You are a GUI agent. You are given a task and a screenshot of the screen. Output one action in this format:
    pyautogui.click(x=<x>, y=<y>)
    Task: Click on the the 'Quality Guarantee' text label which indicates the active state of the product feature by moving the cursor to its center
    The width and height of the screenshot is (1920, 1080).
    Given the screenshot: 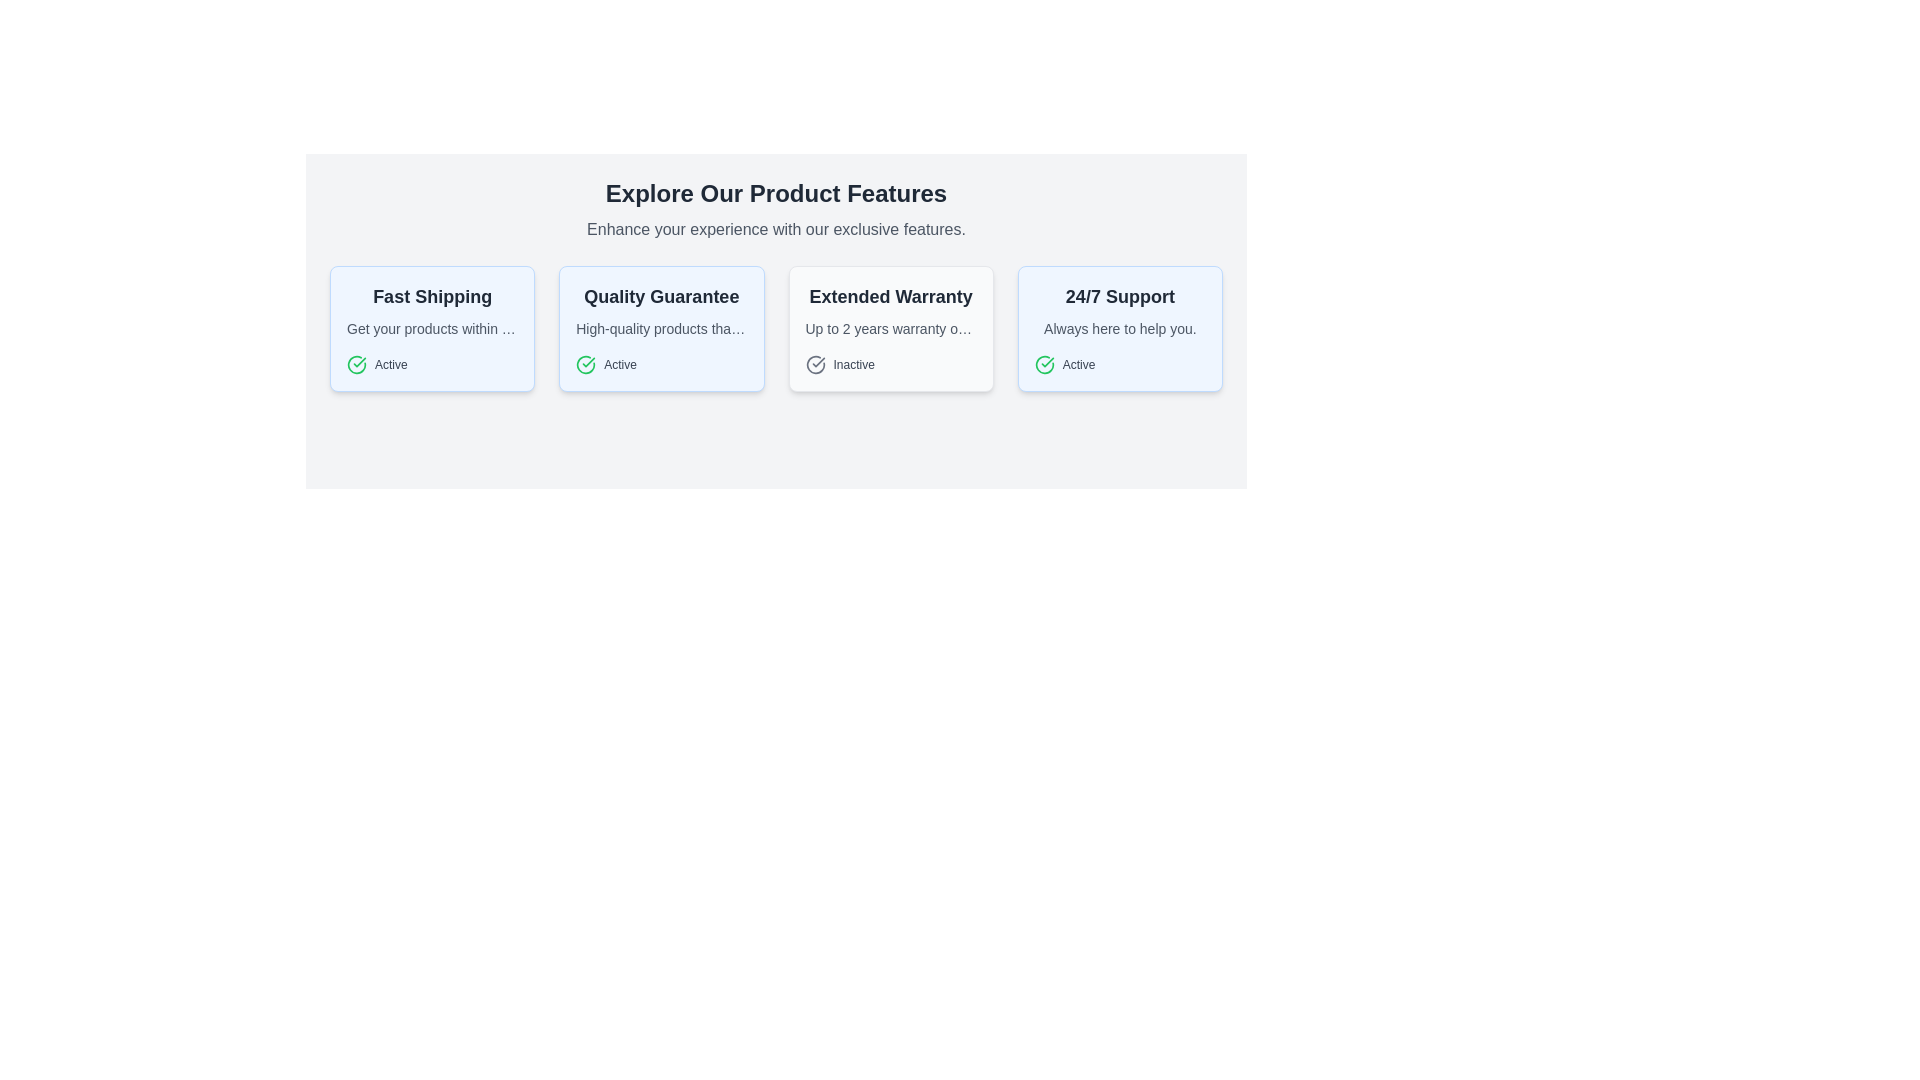 What is the action you would take?
    pyautogui.click(x=661, y=365)
    